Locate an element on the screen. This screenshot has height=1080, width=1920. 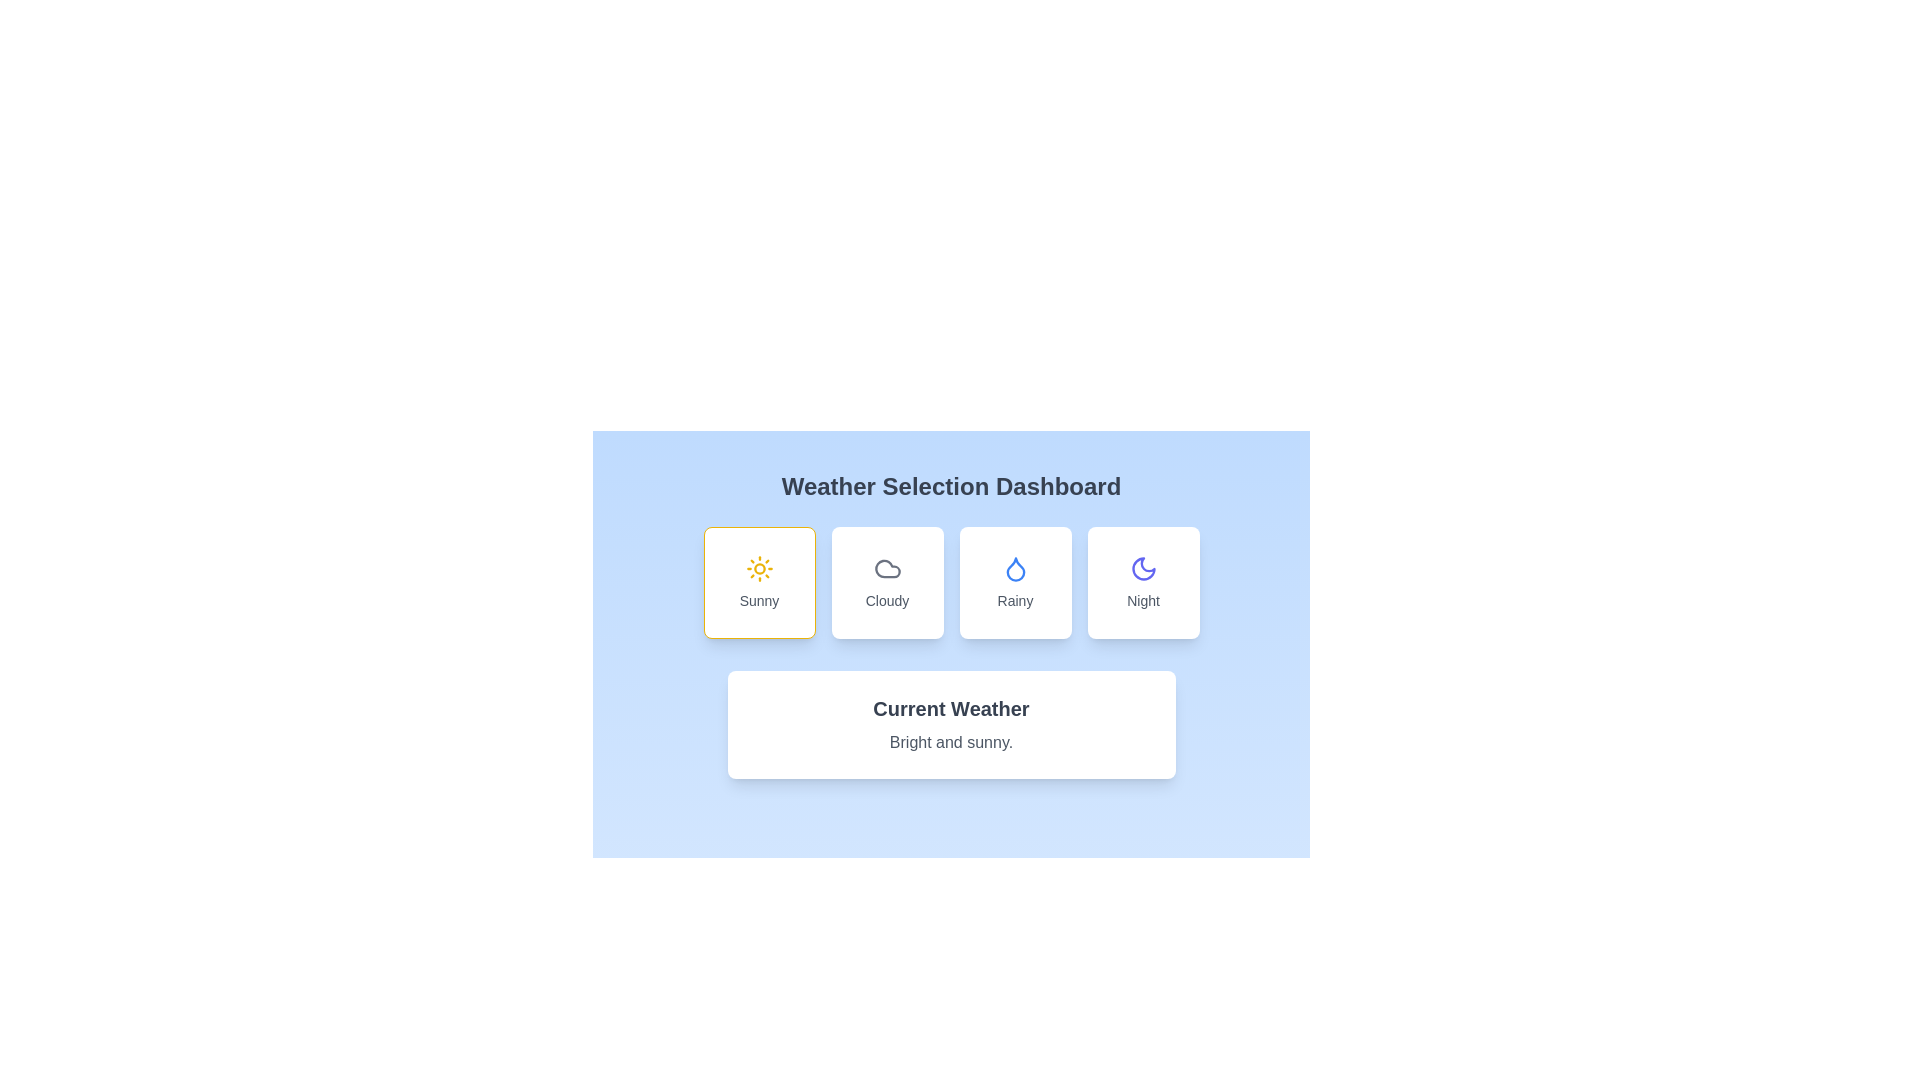
the 'Rainy' weather condition text label, which is the third option in the row of weather selections is located at coordinates (1015, 600).